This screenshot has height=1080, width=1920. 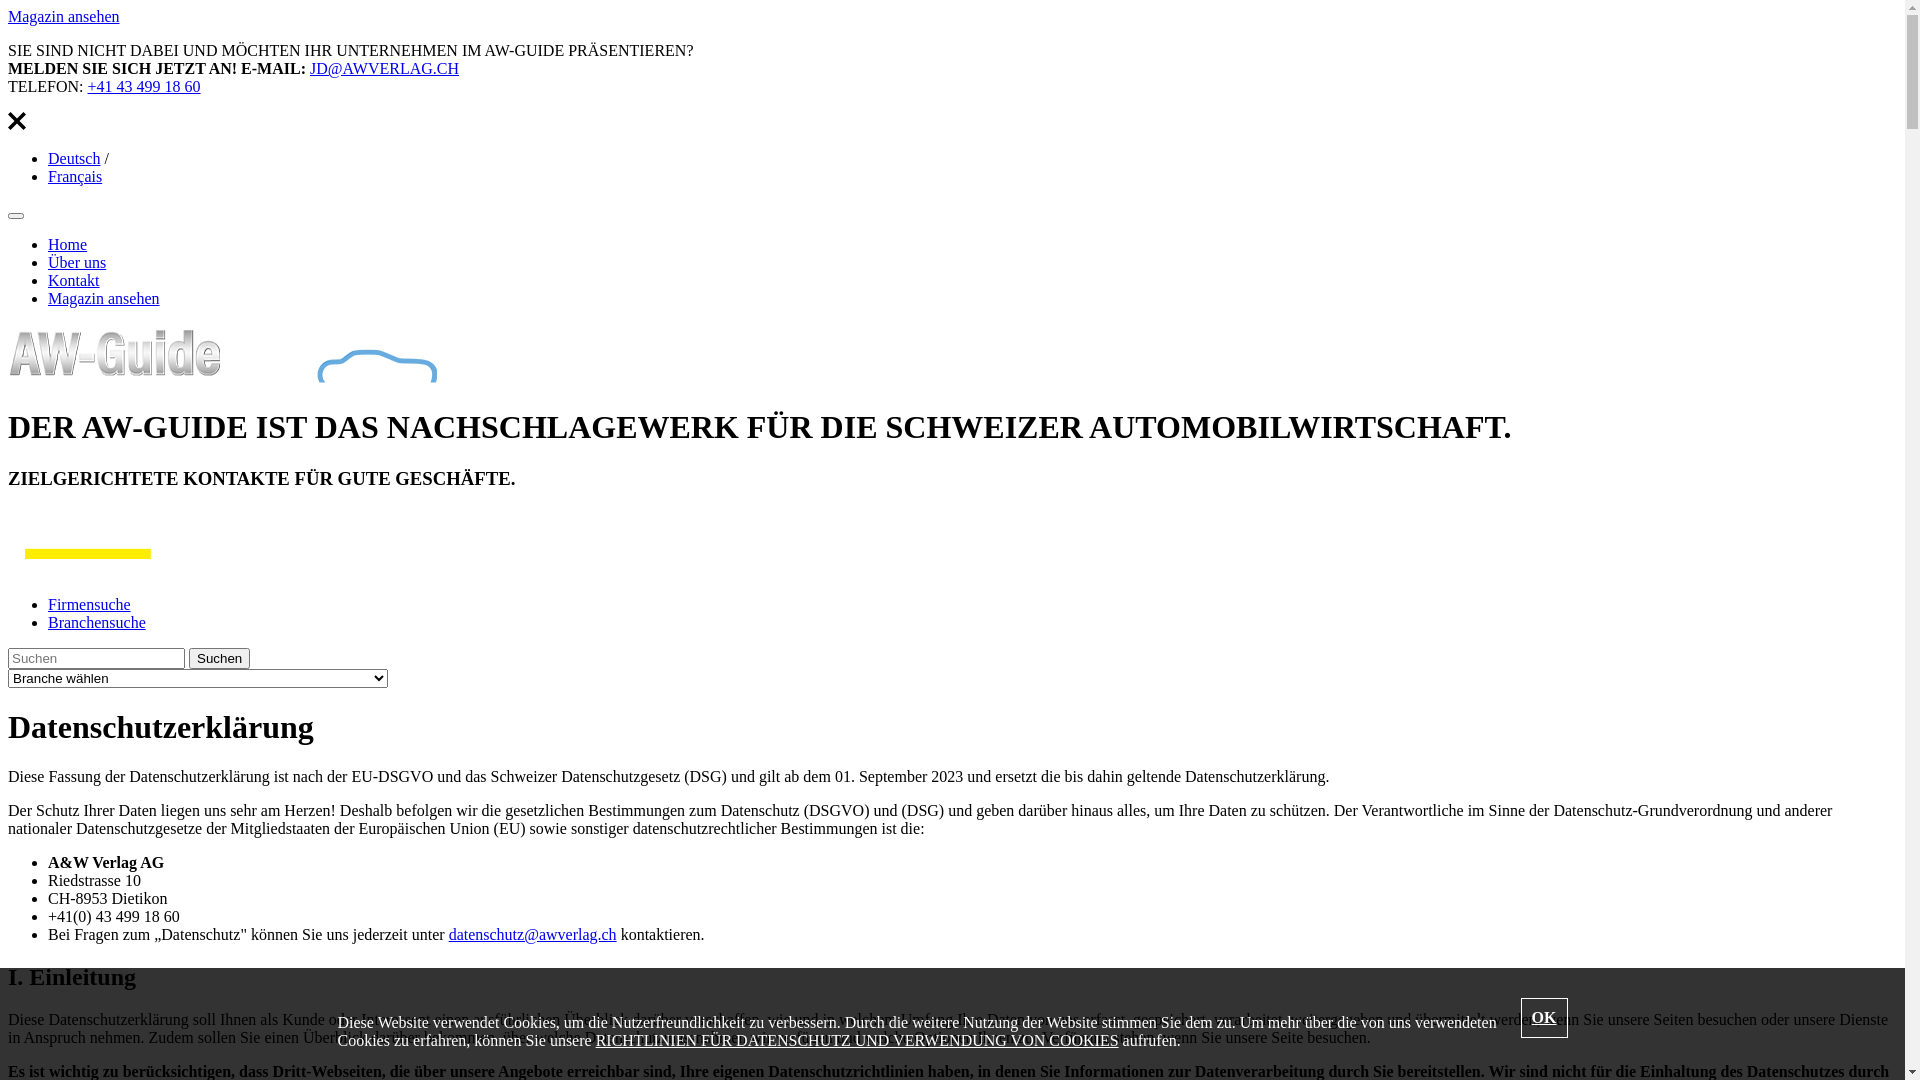 I want to click on 'Magazin ansehen', so click(x=63, y=16).